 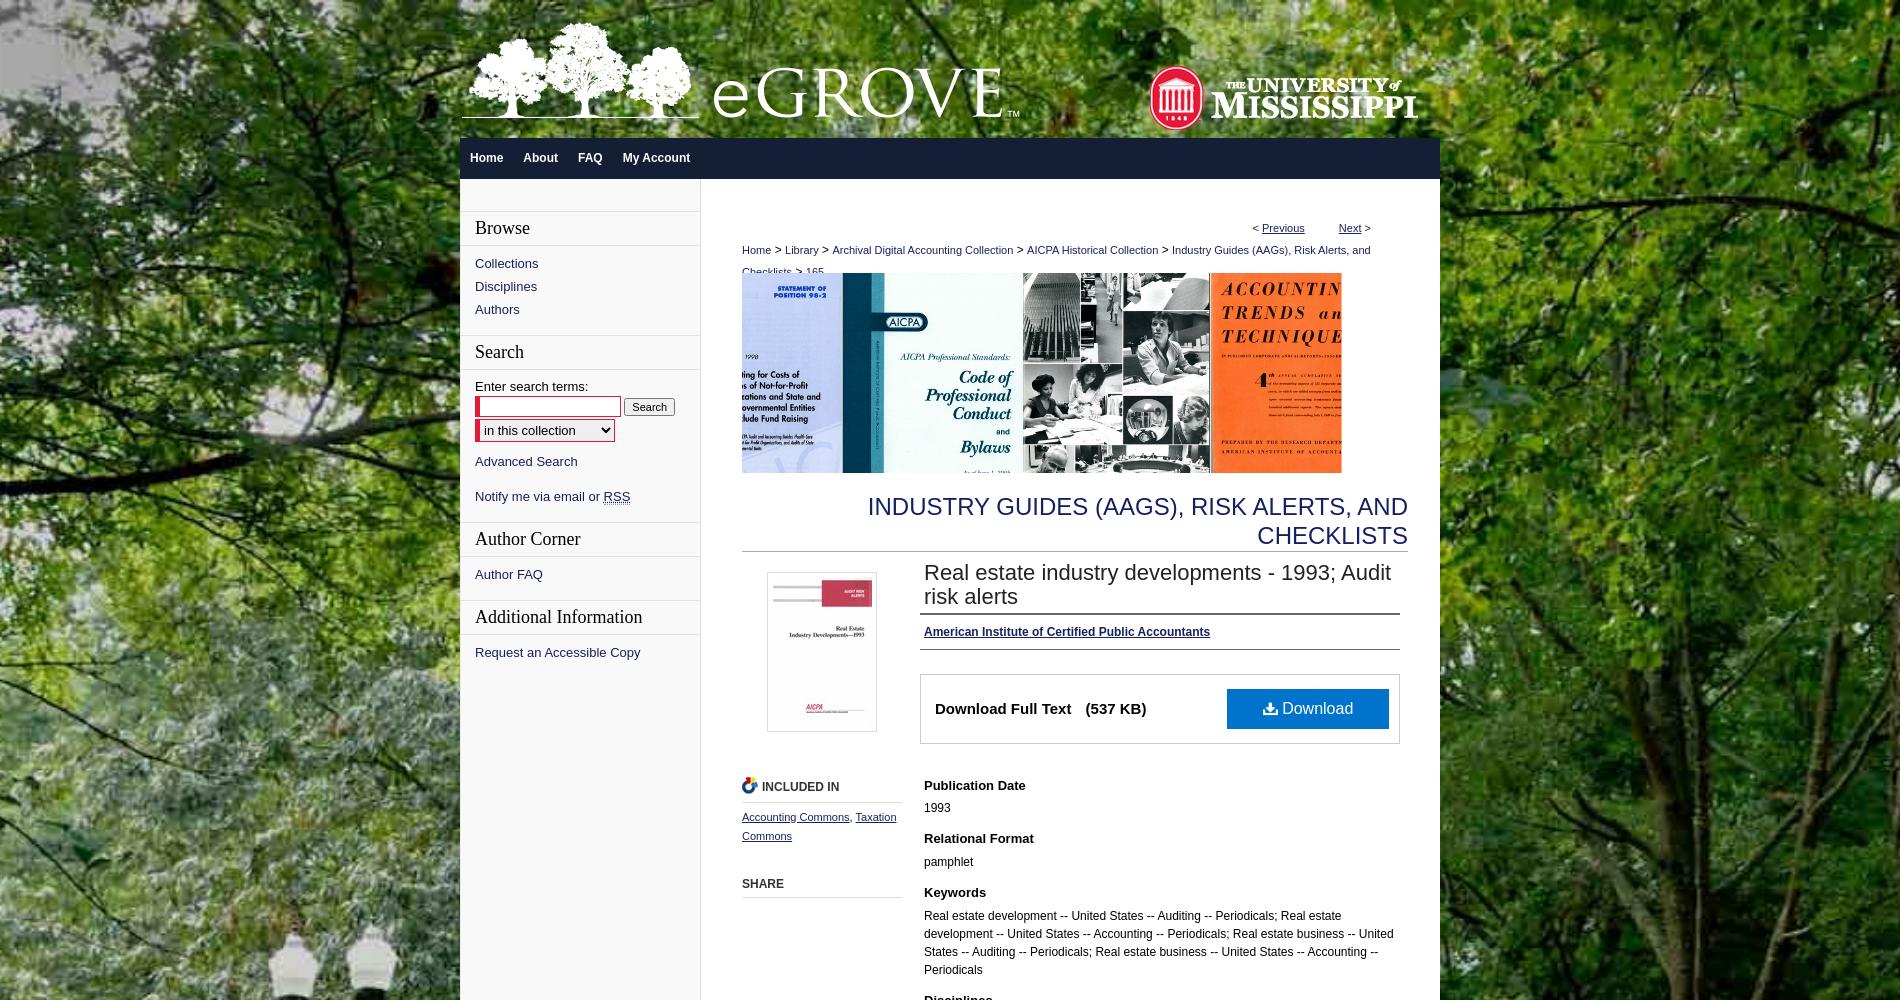 What do you see at coordinates (921, 250) in the screenshot?
I see `'Archival Digital Accounting Collection'` at bounding box center [921, 250].